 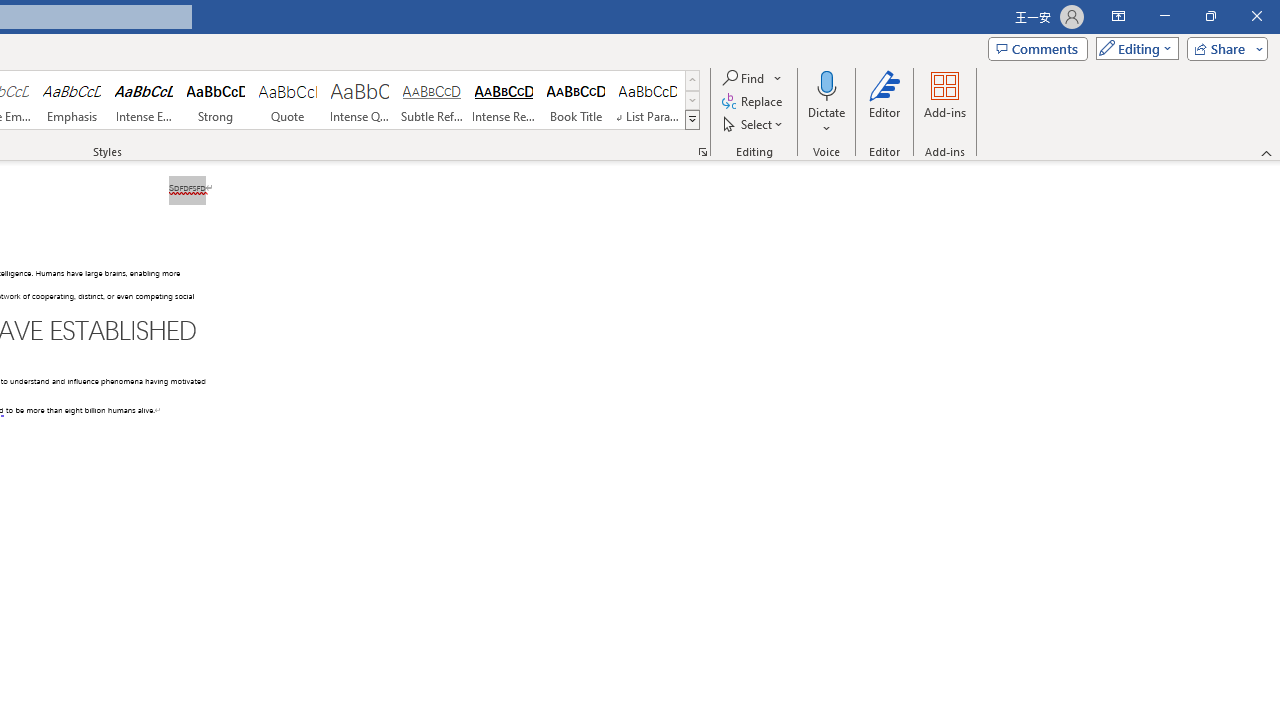 I want to click on 'Intense Reference', so click(x=504, y=100).